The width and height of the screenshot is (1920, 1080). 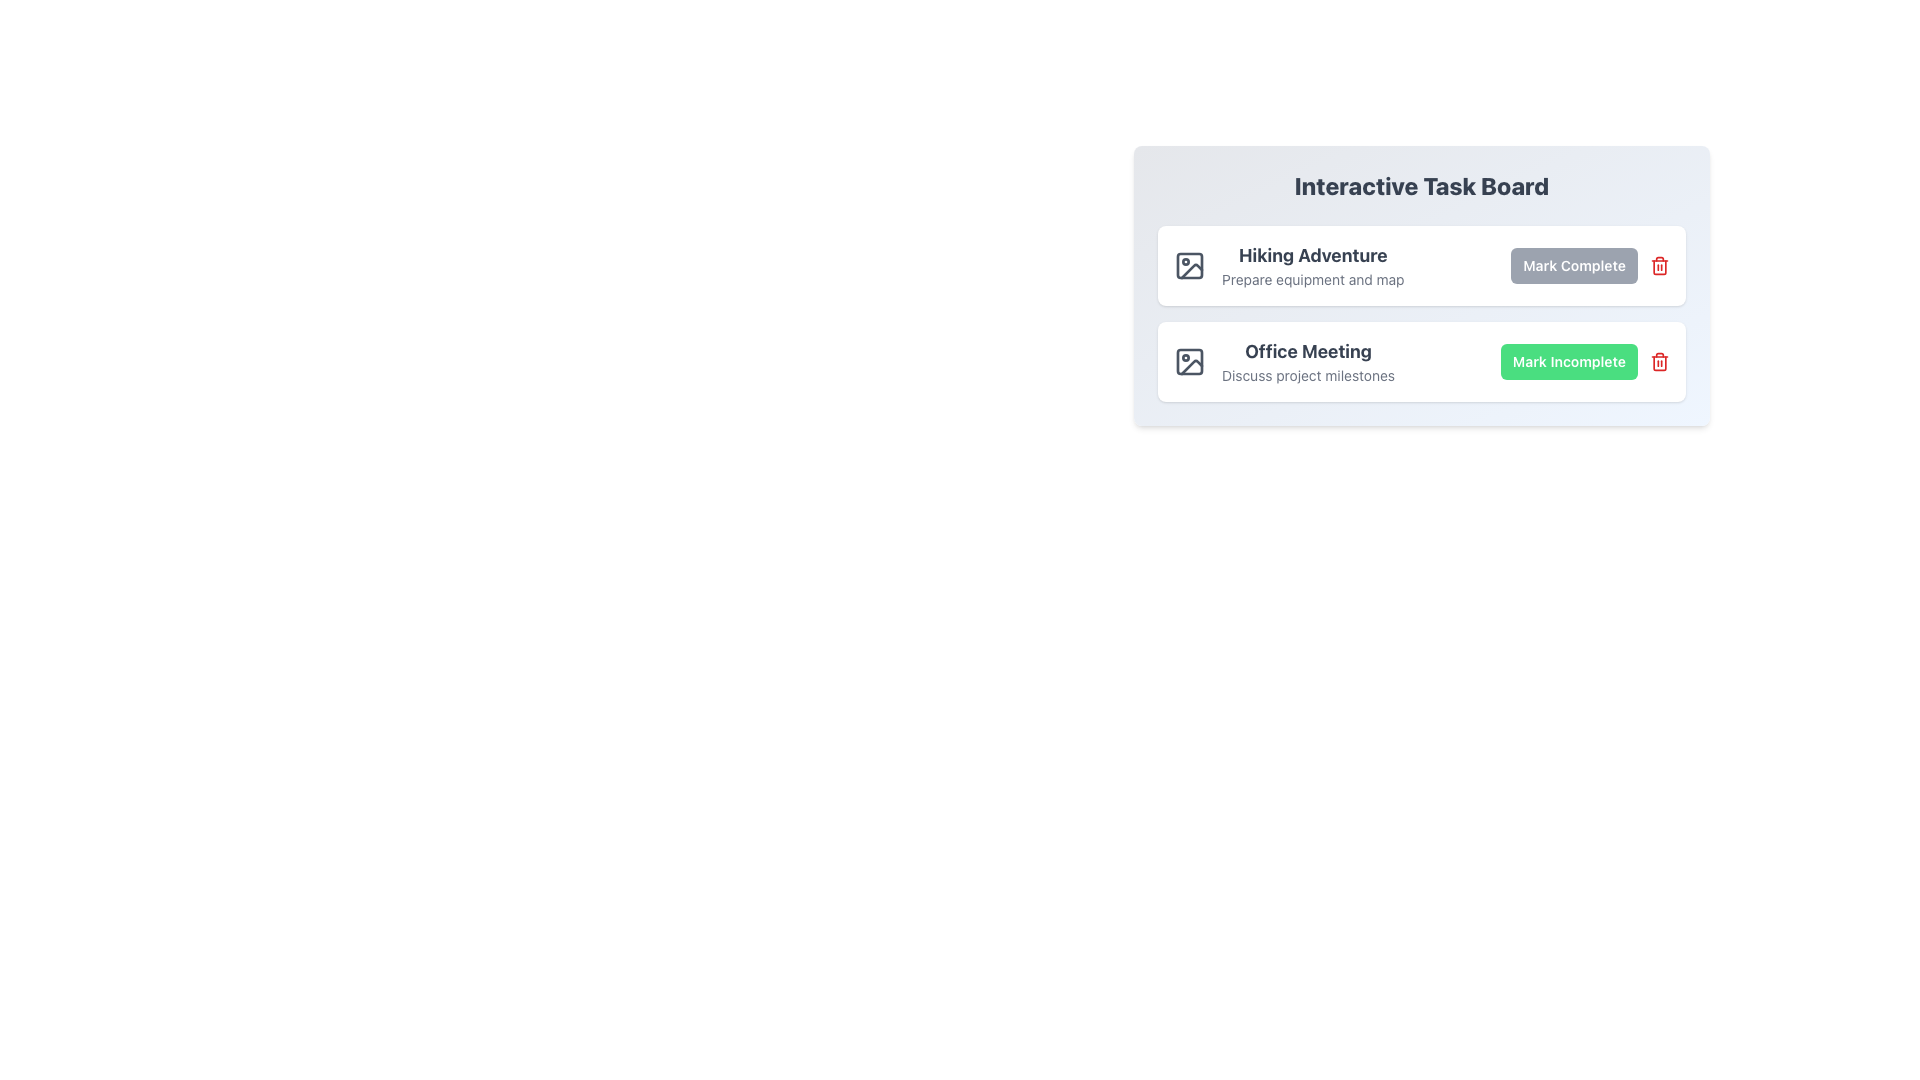 I want to click on the bright green 'Mark Incomplete' button with rounded corners and white text, located on the right end of the second row in the task list of the 'Interactive Task Board', so click(x=1568, y=362).